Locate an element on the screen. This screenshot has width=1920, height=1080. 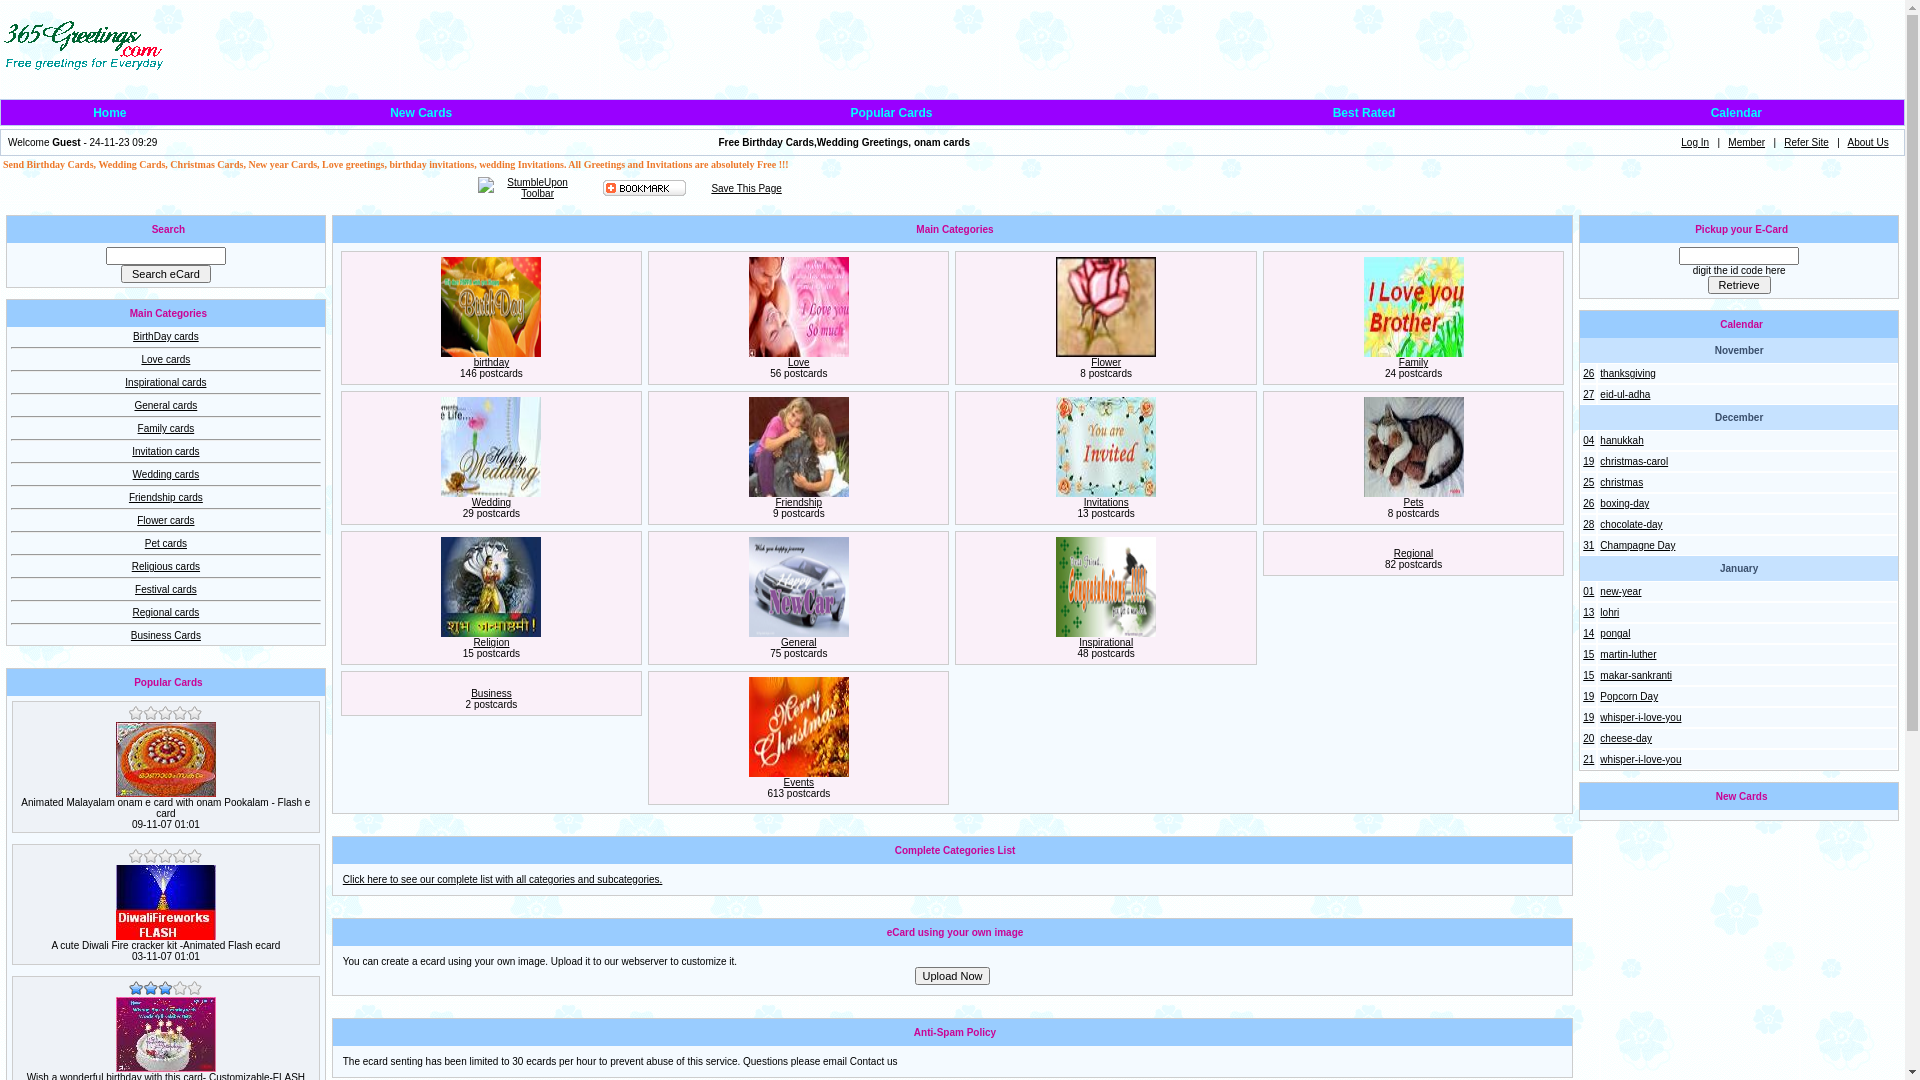
'General' is located at coordinates (797, 642).